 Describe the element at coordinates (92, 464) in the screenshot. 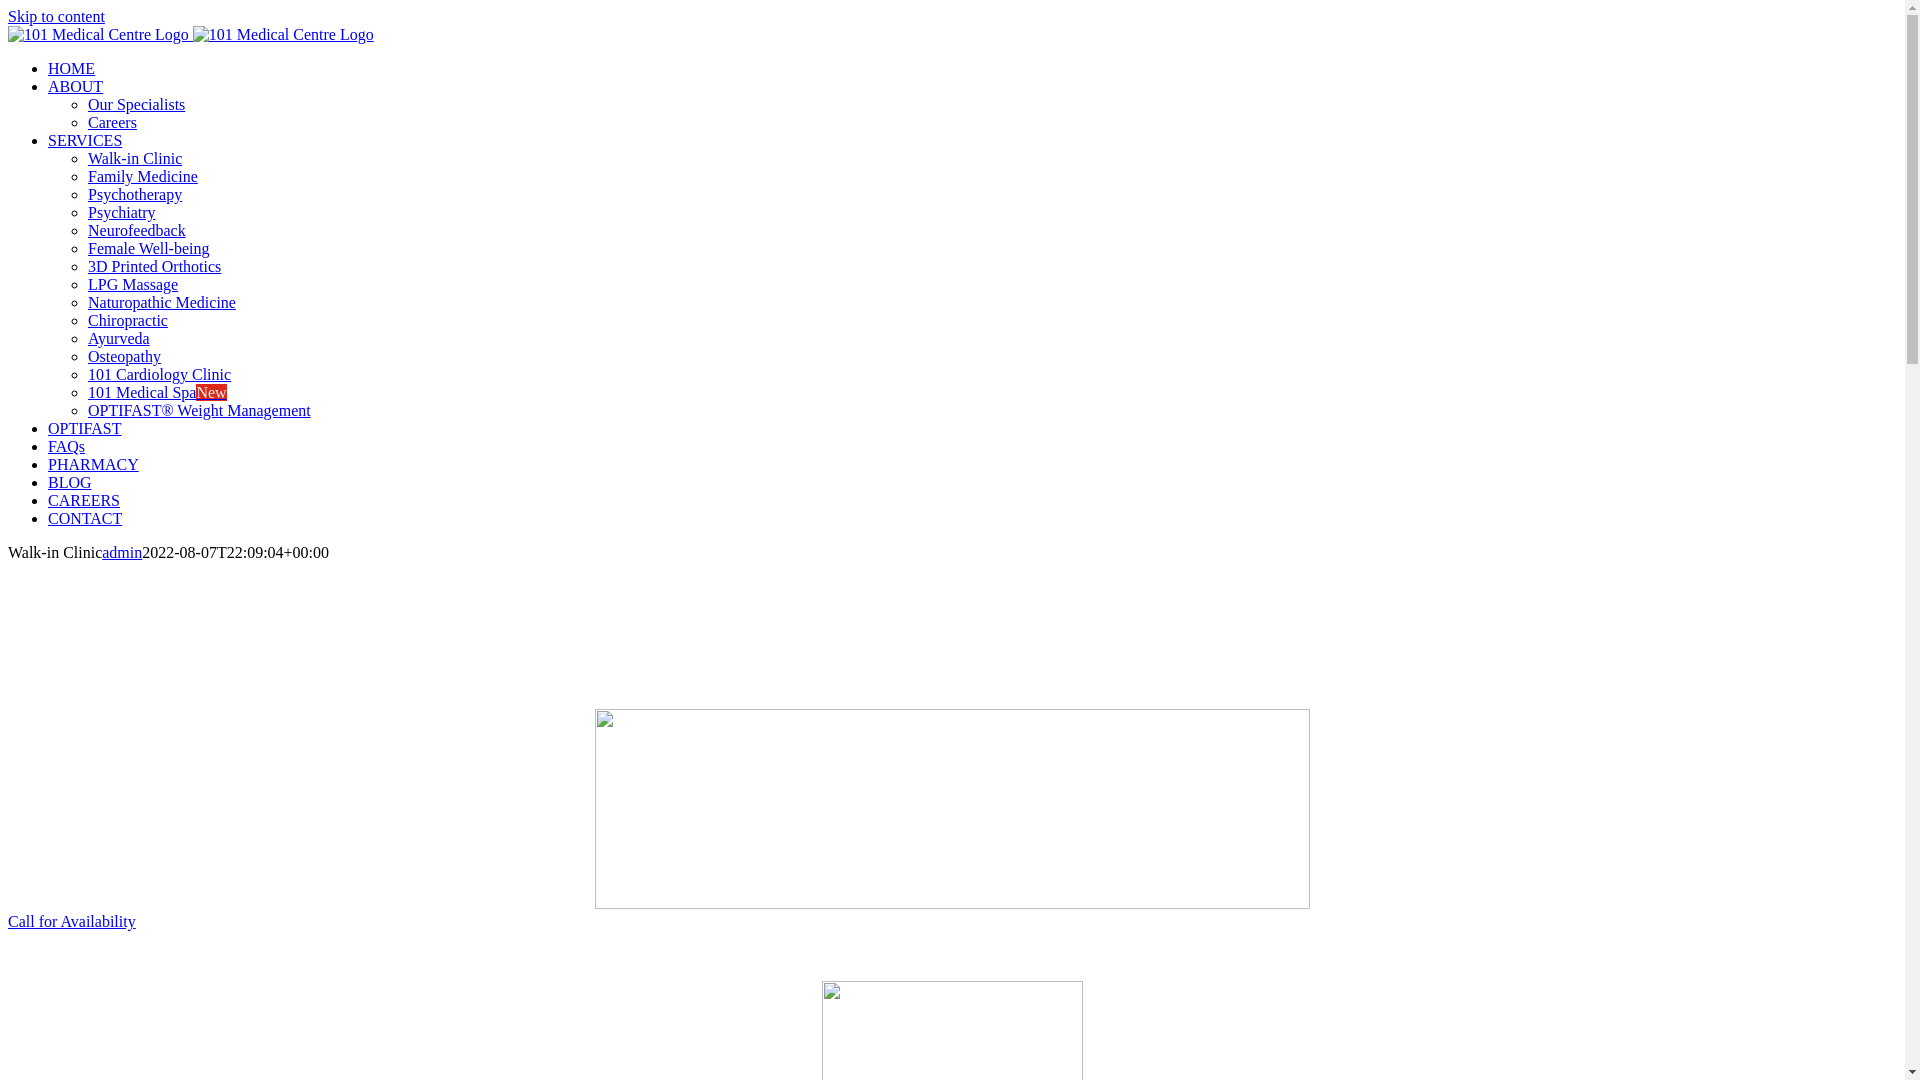

I see `'PHARMACY'` at that location.